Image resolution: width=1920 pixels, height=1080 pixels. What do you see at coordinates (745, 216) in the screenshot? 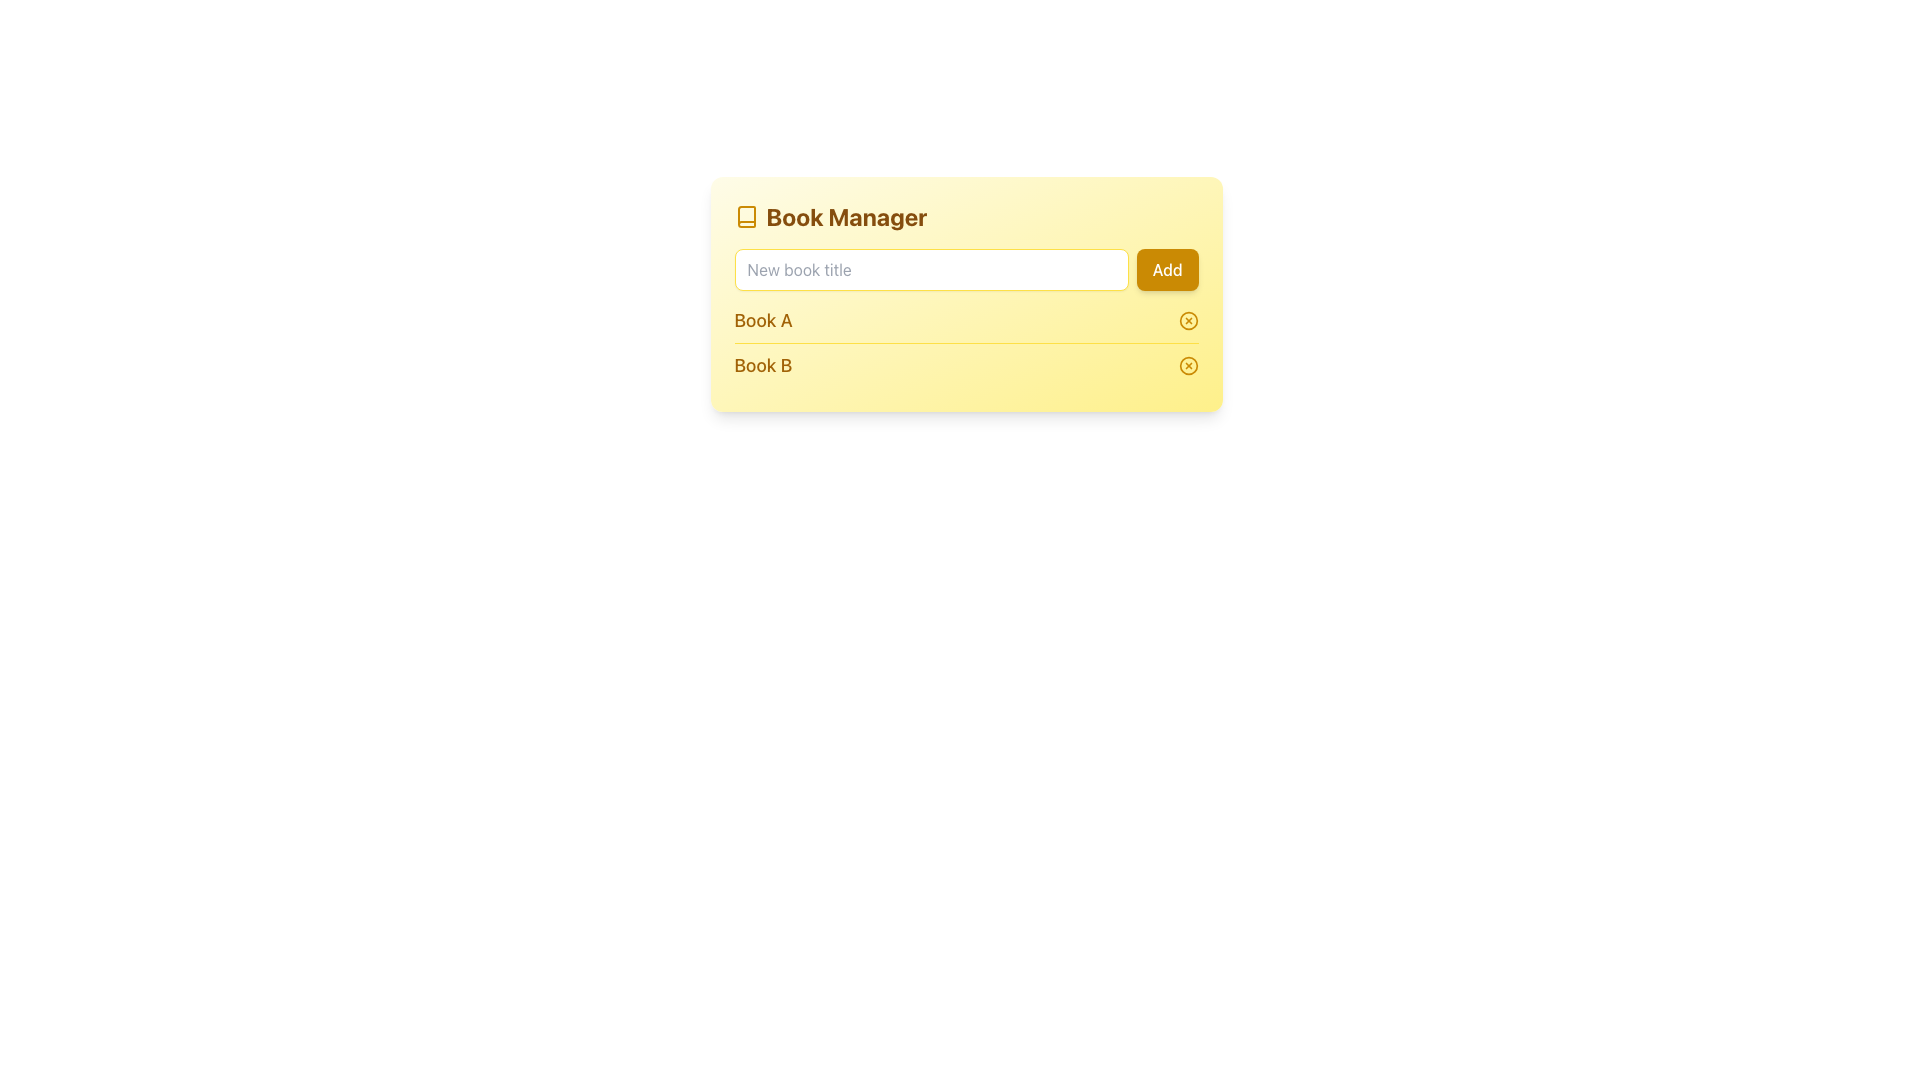
I see `the yellow book icon located on the left side of the 'Book Manager' header` at bounding box center [745, 216].